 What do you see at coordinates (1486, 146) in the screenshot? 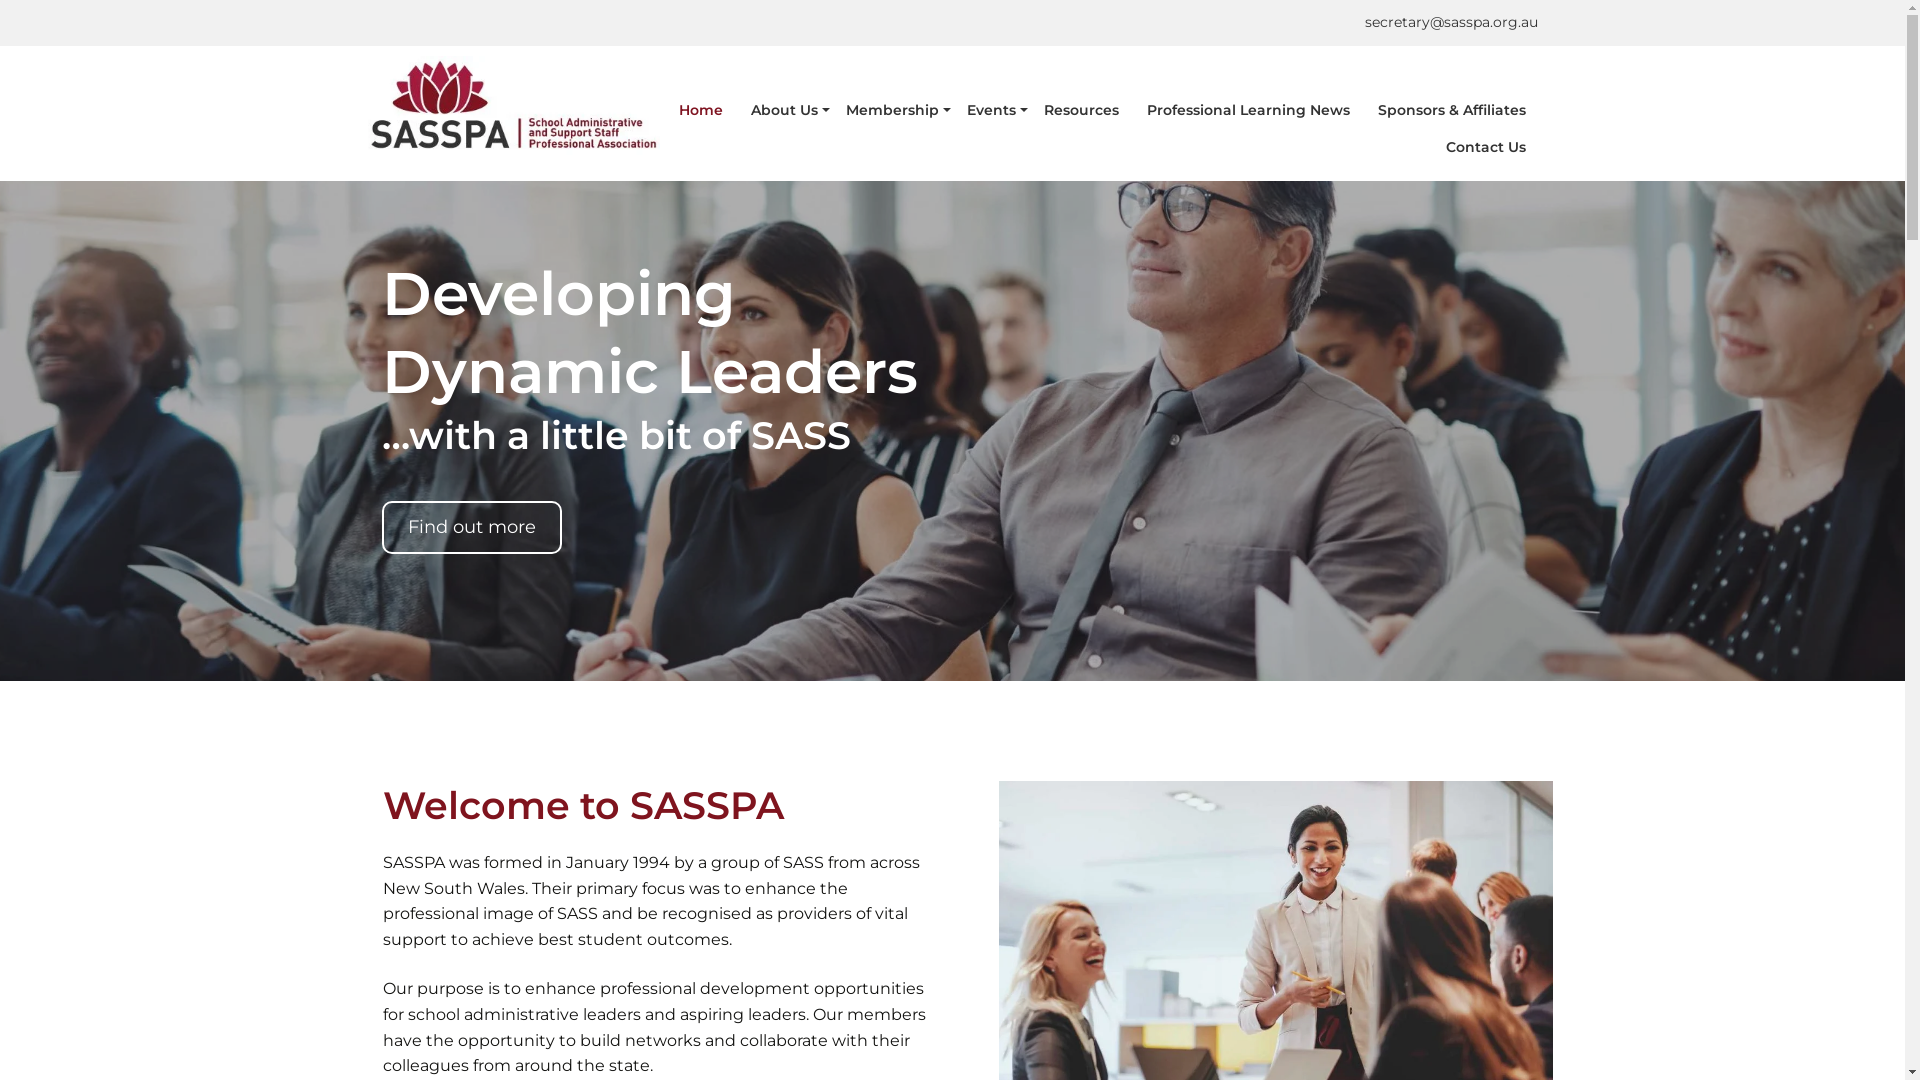
I see `'Contact Us'` at bounding box center [1486, 146].